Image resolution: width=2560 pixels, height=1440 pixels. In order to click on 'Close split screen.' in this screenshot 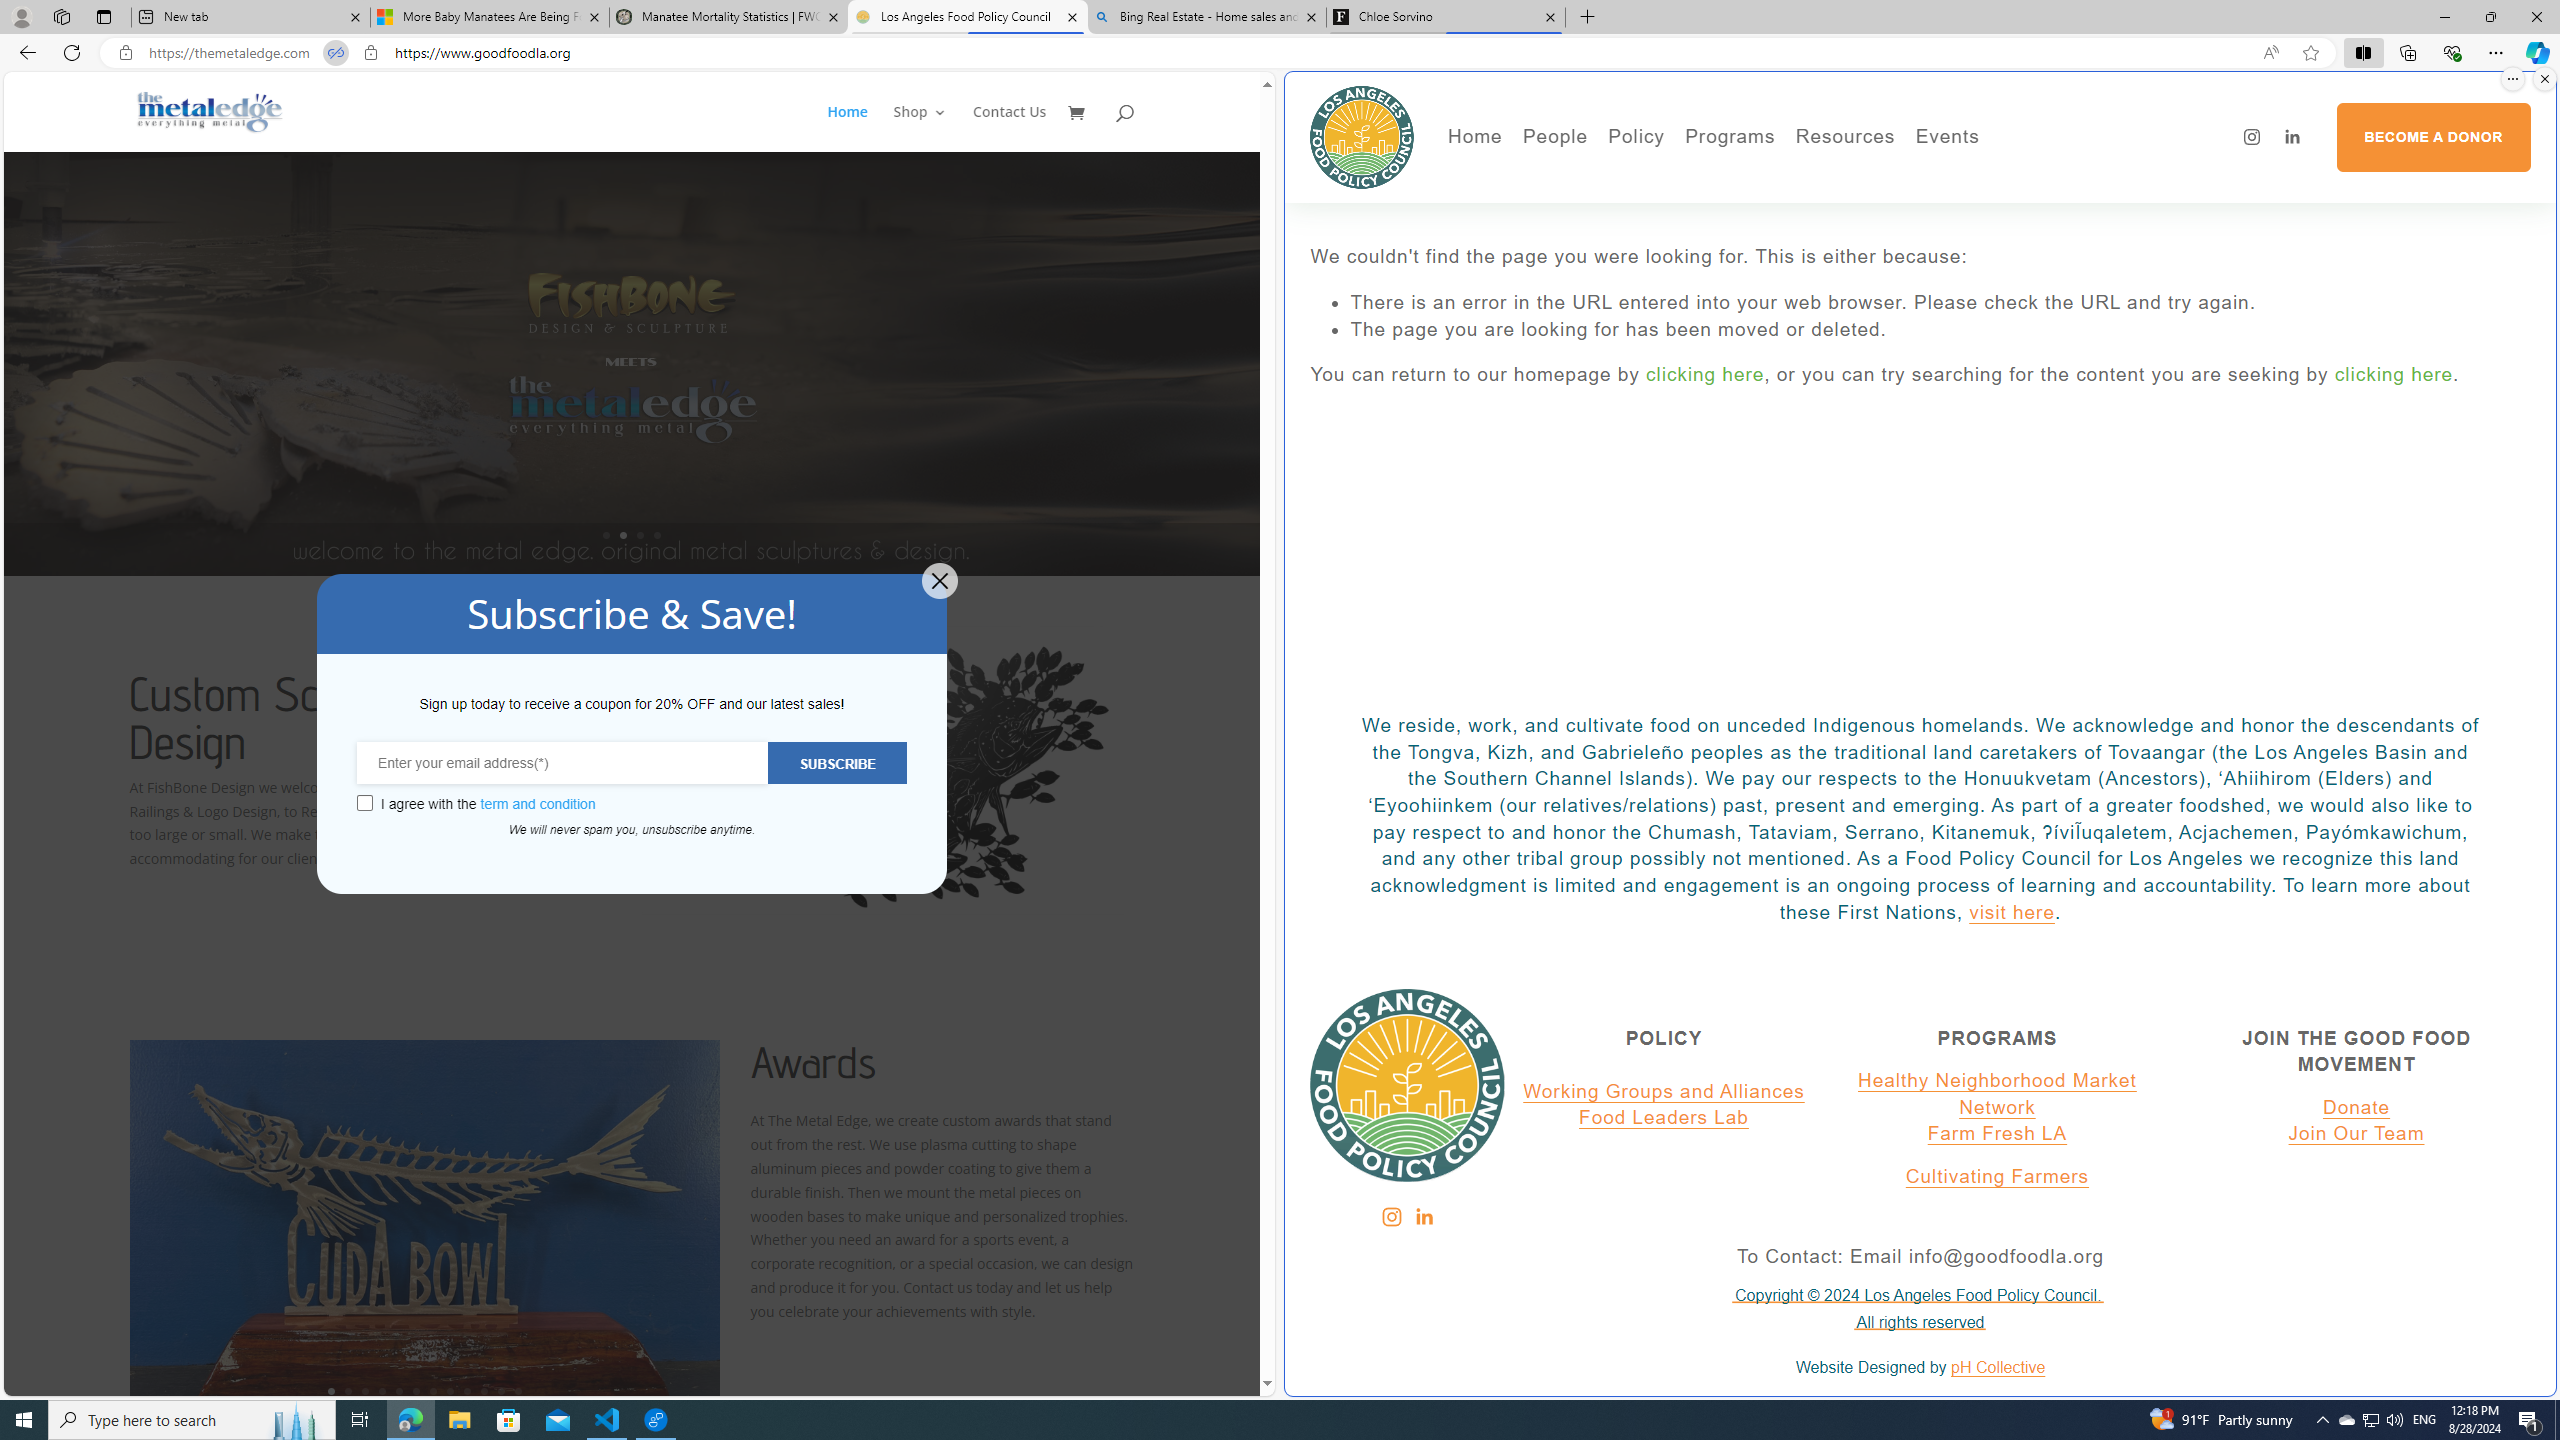, I will do `click(2543, 78)`.